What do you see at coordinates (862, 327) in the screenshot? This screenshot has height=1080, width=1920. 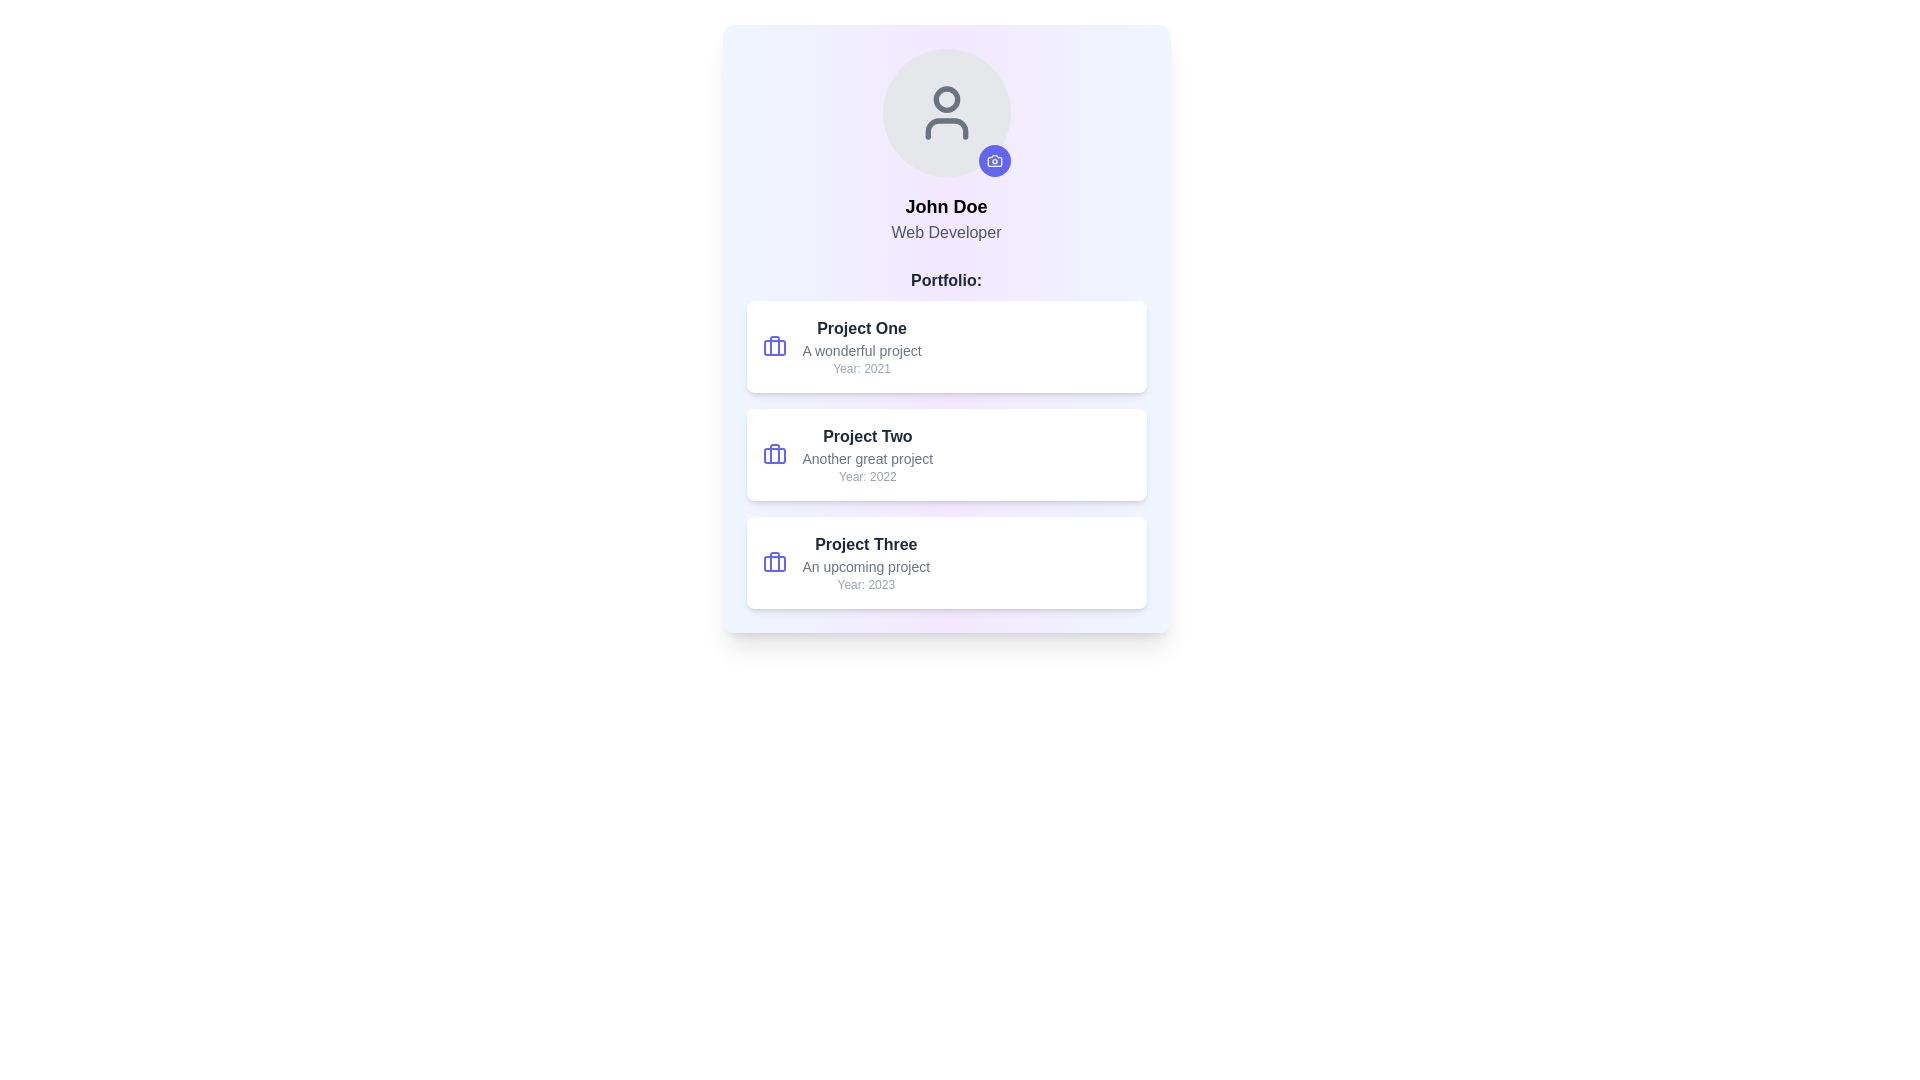 I see `the text label that serves as the title or heading of a project entry in the portfolio section` at bounding box center [862, 327].